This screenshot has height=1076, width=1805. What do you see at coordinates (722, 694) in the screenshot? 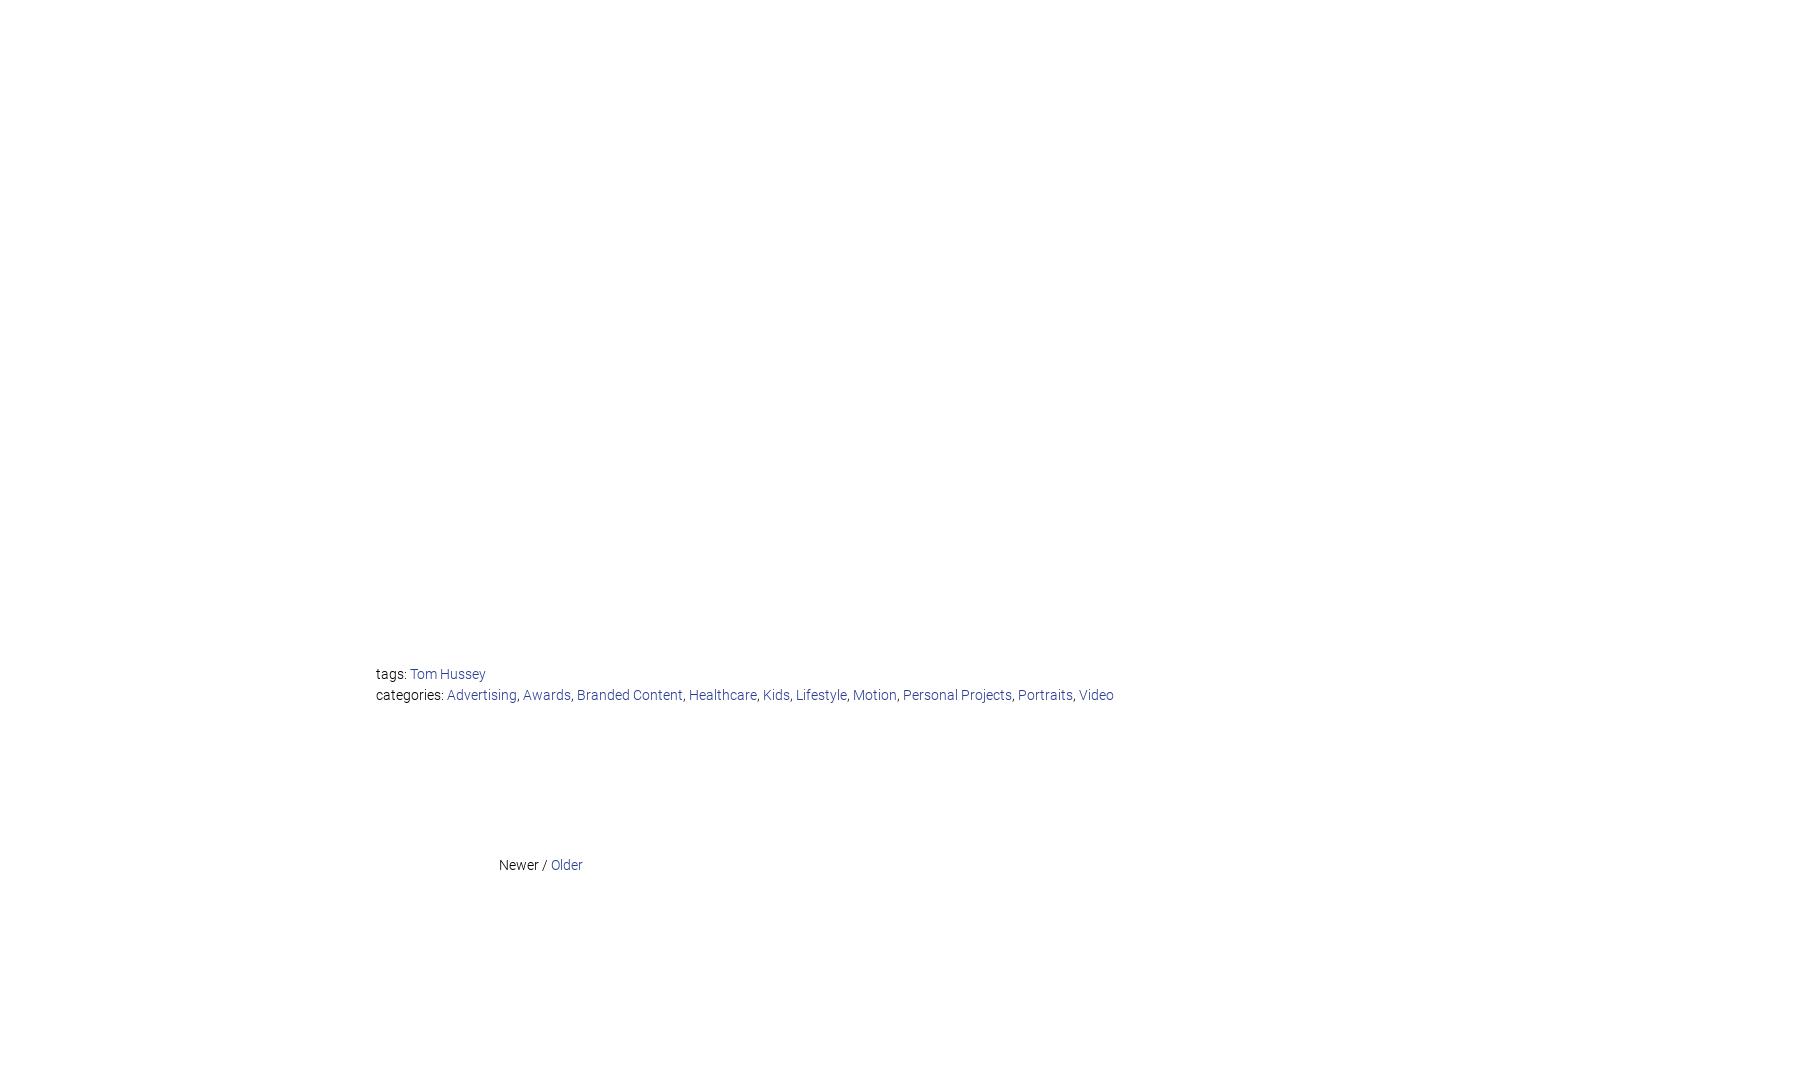
I see `'Healthcare'` at bounding box center [722, 694].